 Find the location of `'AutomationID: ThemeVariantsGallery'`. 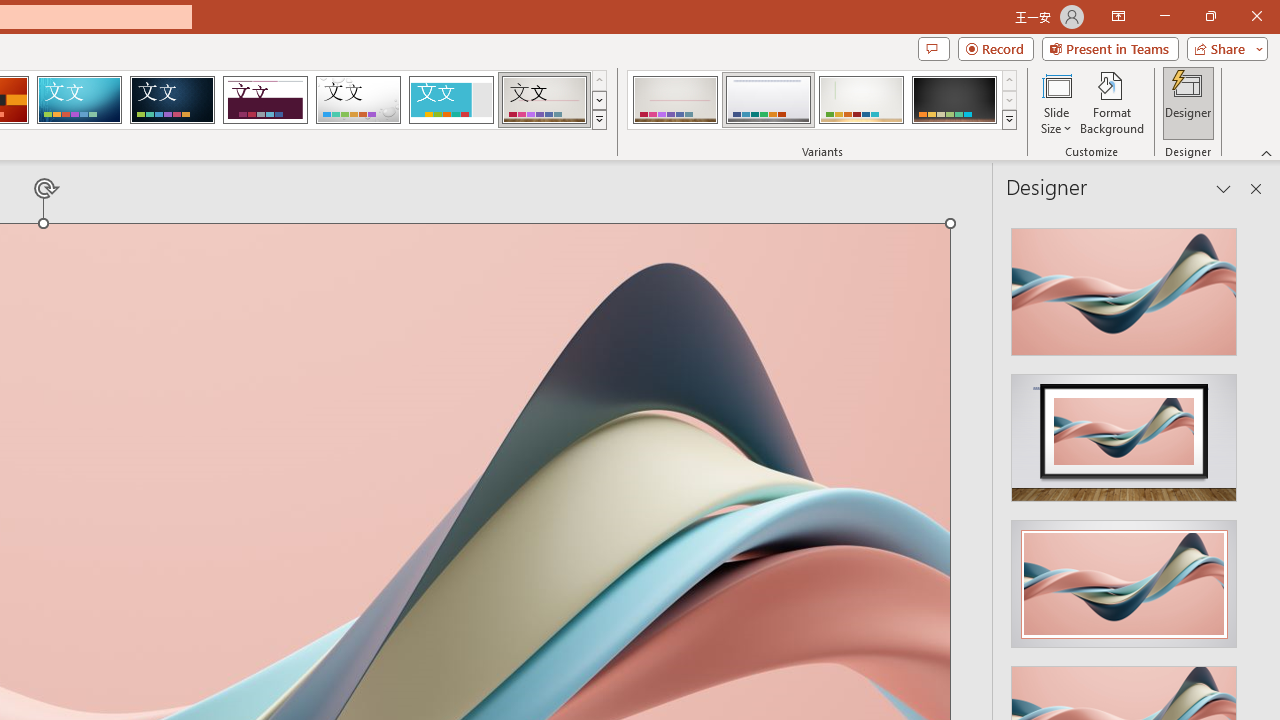

'AutomationID: ThemeVariantsGallery' is located at coordinates (823, 100).